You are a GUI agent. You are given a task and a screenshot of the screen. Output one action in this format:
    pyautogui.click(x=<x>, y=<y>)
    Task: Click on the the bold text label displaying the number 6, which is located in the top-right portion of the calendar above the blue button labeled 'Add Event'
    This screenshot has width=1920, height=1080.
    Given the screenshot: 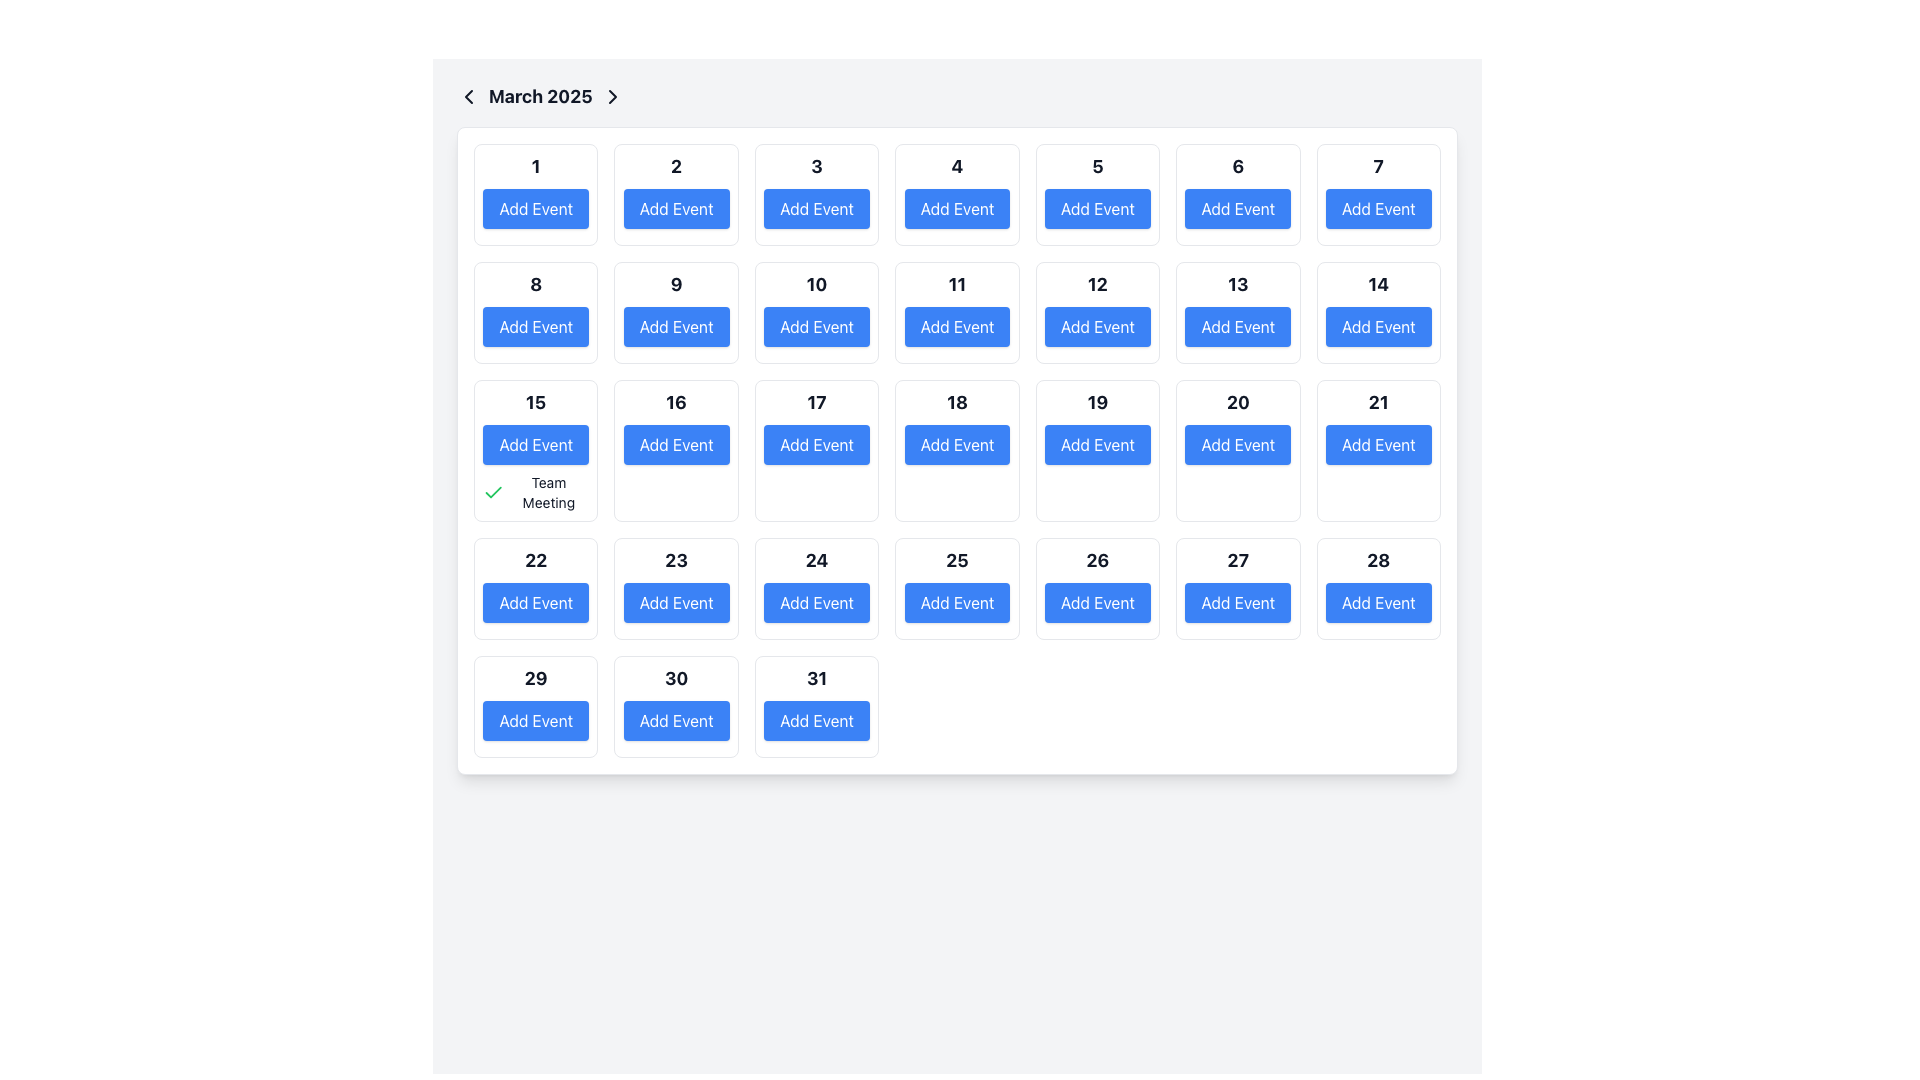 What is the action you would take?
    pyautogui.click(x=1237, y=165)
    